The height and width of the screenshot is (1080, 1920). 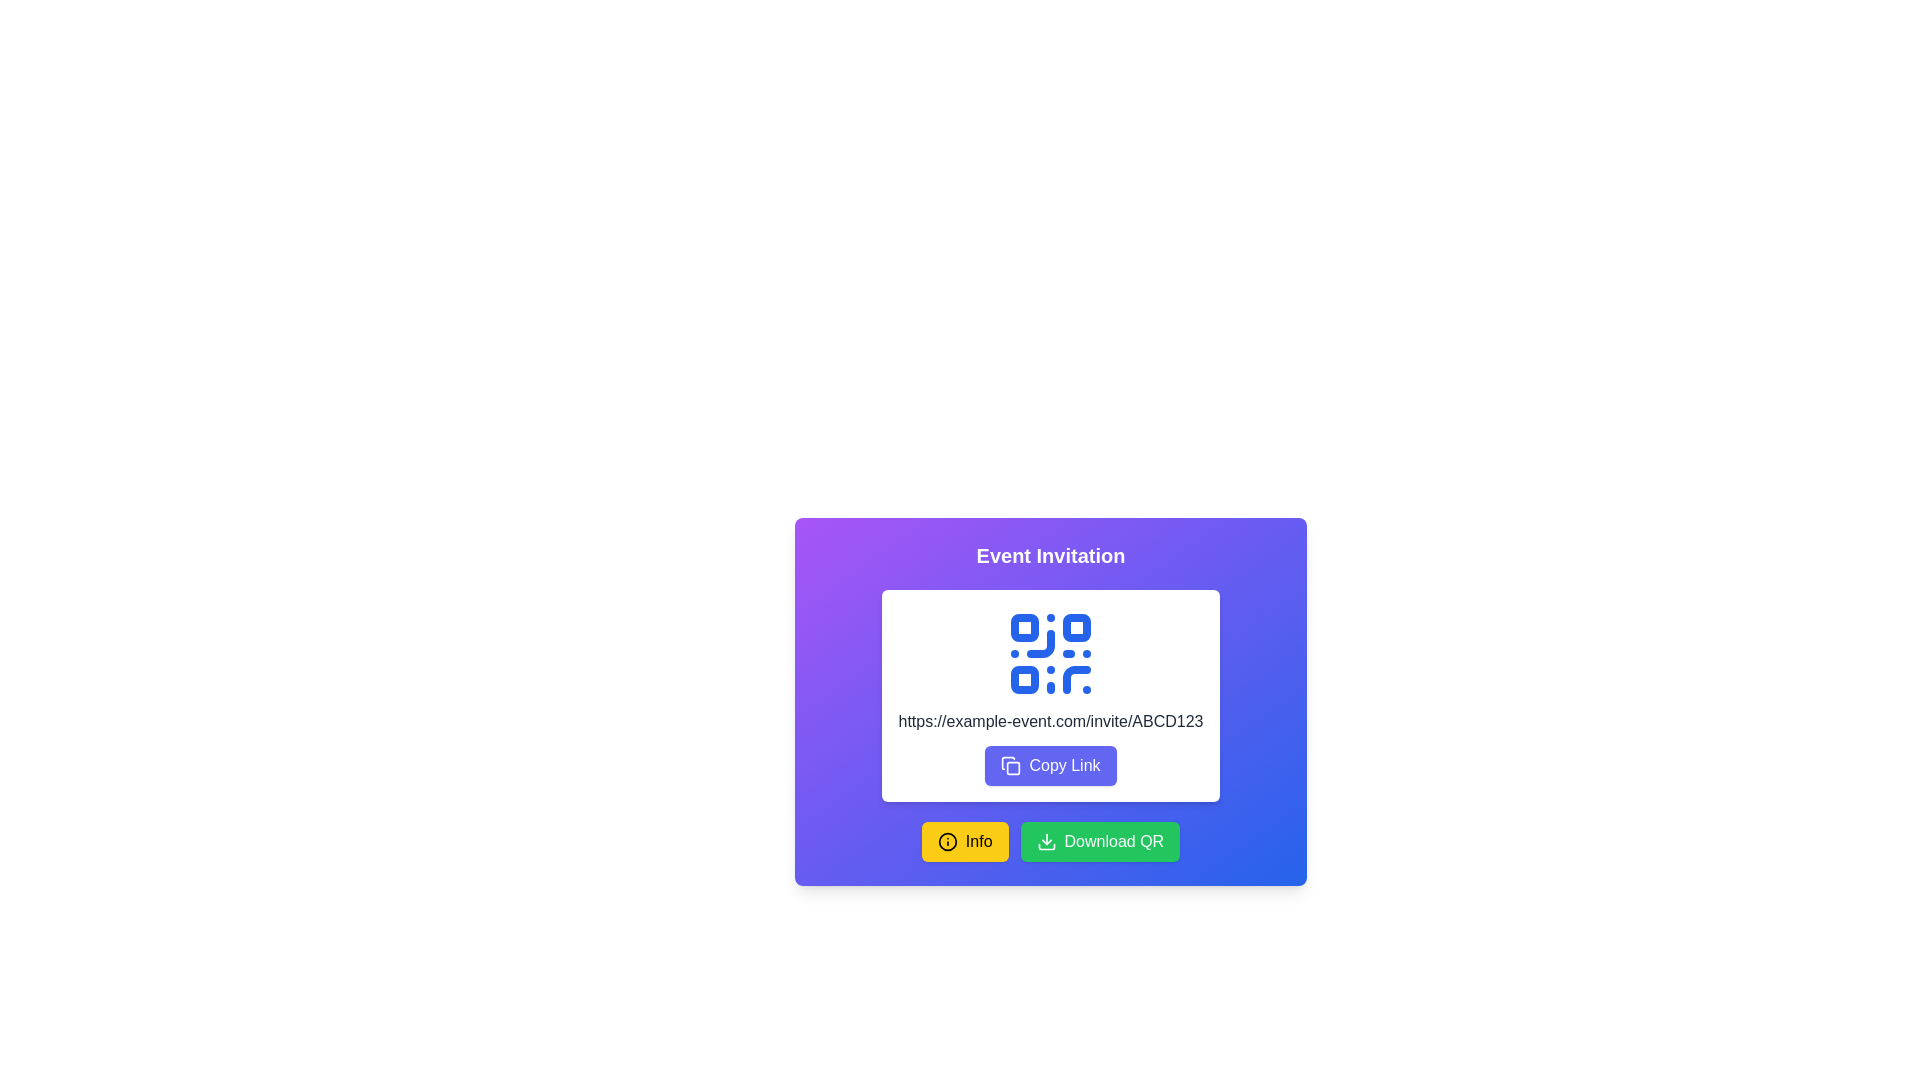 What do you see at coordinates (1050, 654) in the screenshot?
I see `the QR code styled depiction located at the upper center of the 'Event Invitation' card, which is rendered in blue against a white background` at bounding box center [1050, 654].